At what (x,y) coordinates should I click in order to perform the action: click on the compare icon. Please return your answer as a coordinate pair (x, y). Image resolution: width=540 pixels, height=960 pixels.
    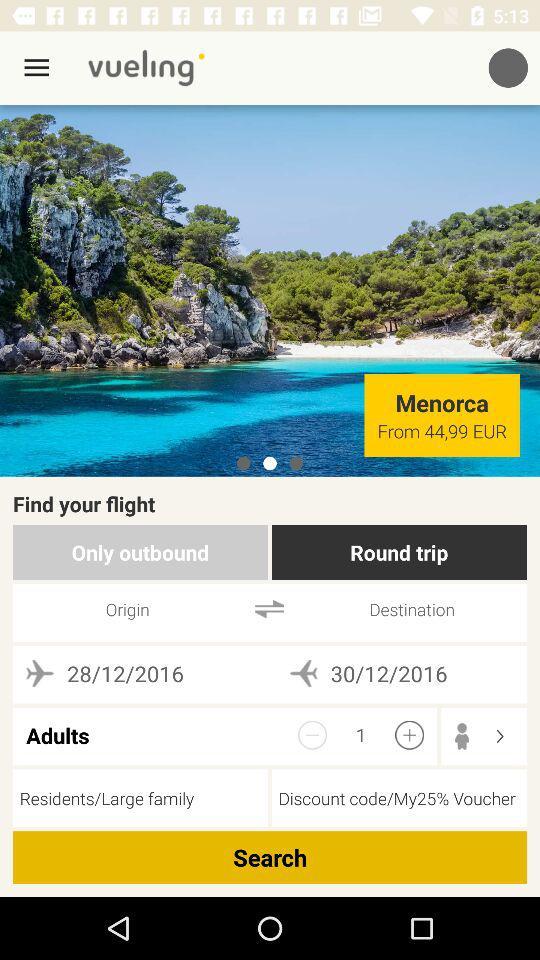
    Looking at the image, I should click on (269, 608).